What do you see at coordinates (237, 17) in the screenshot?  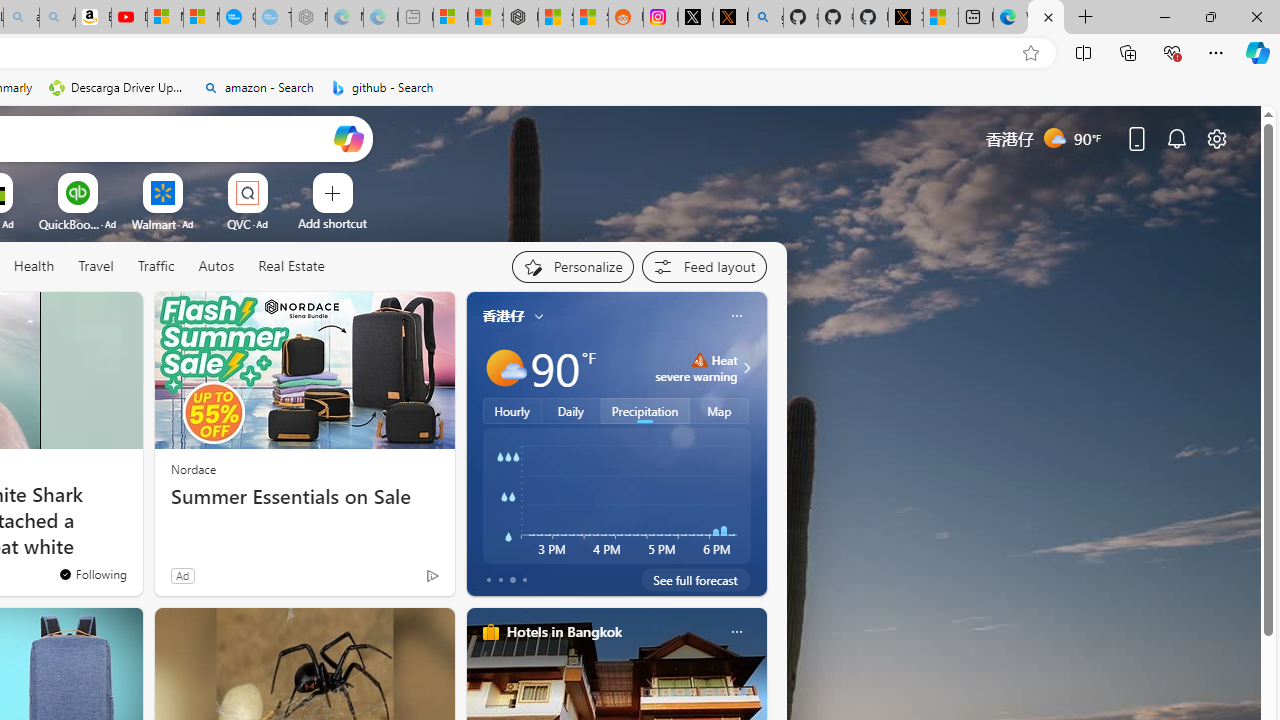 I see `'Opinion: Op-Ed and Commentary - USA TODAY'` at bounding box center [237, 17].